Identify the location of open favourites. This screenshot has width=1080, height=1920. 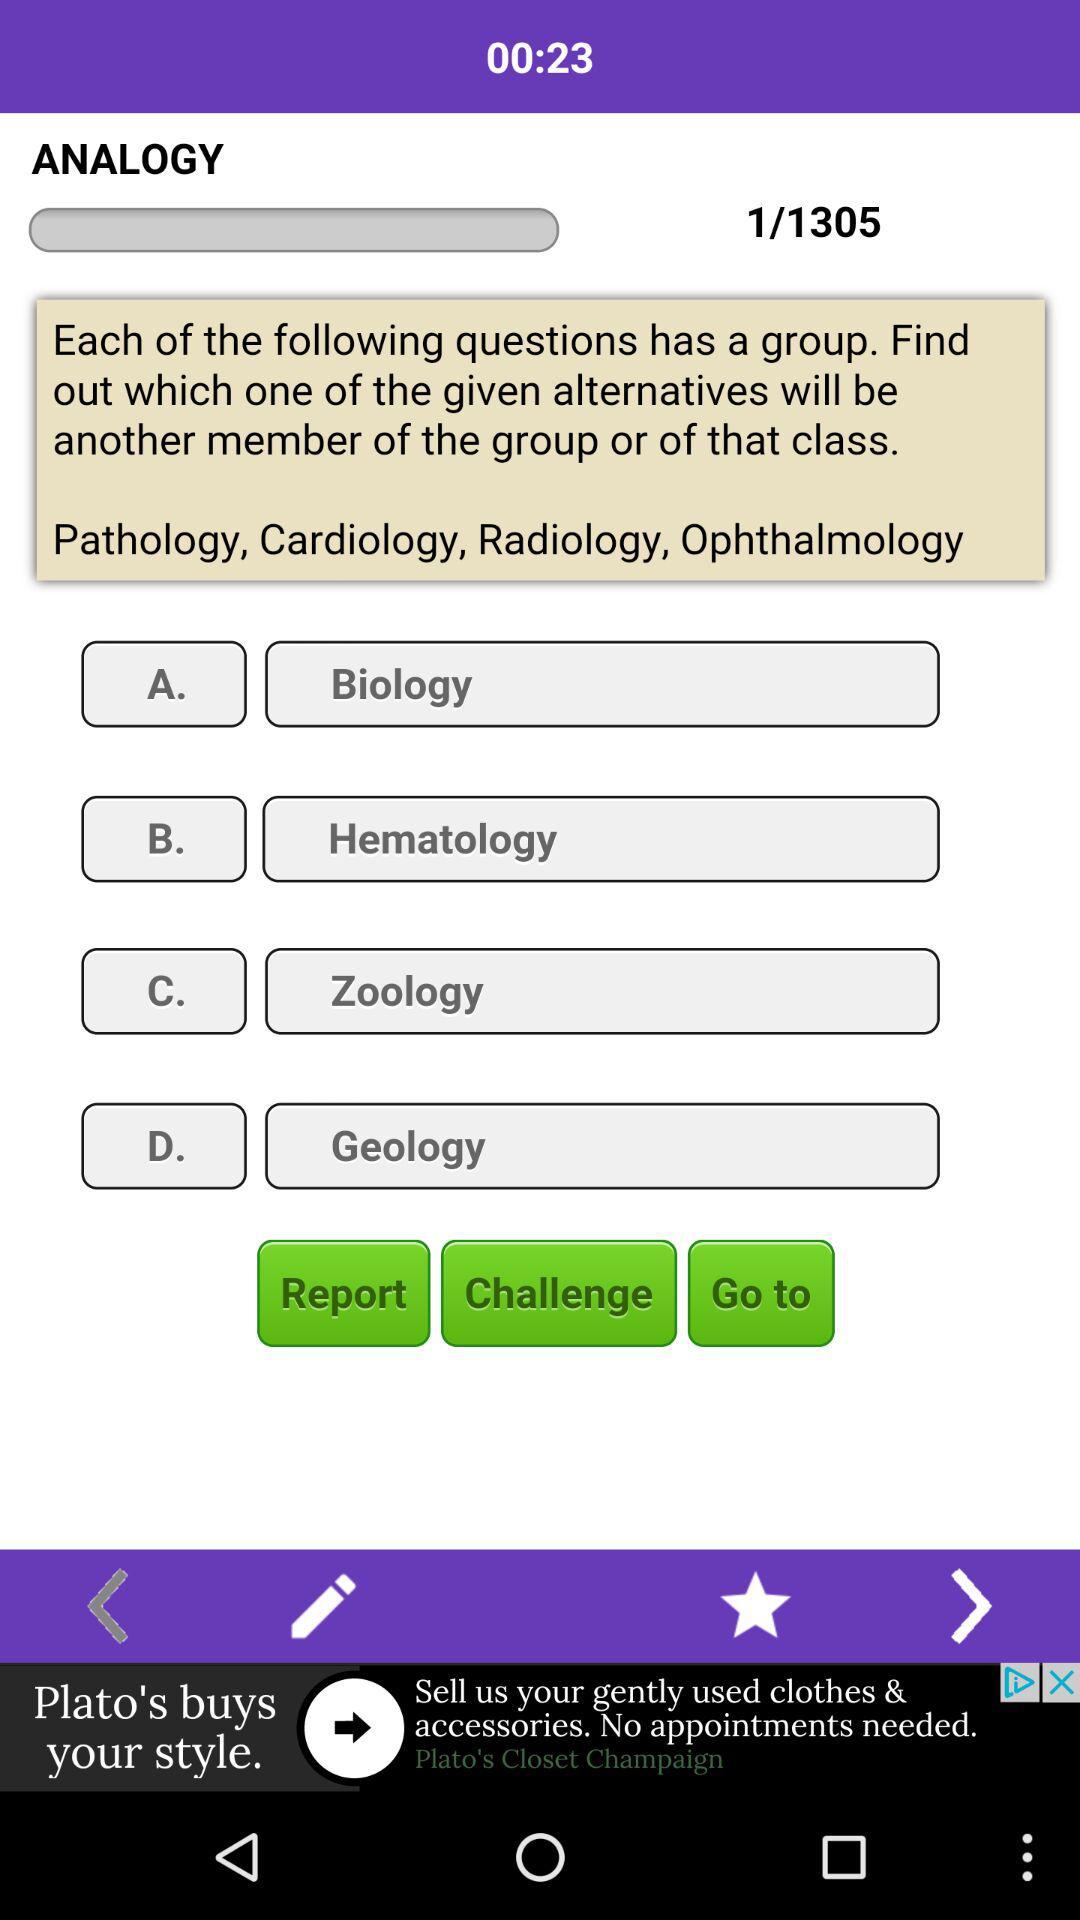
(755, 1606).